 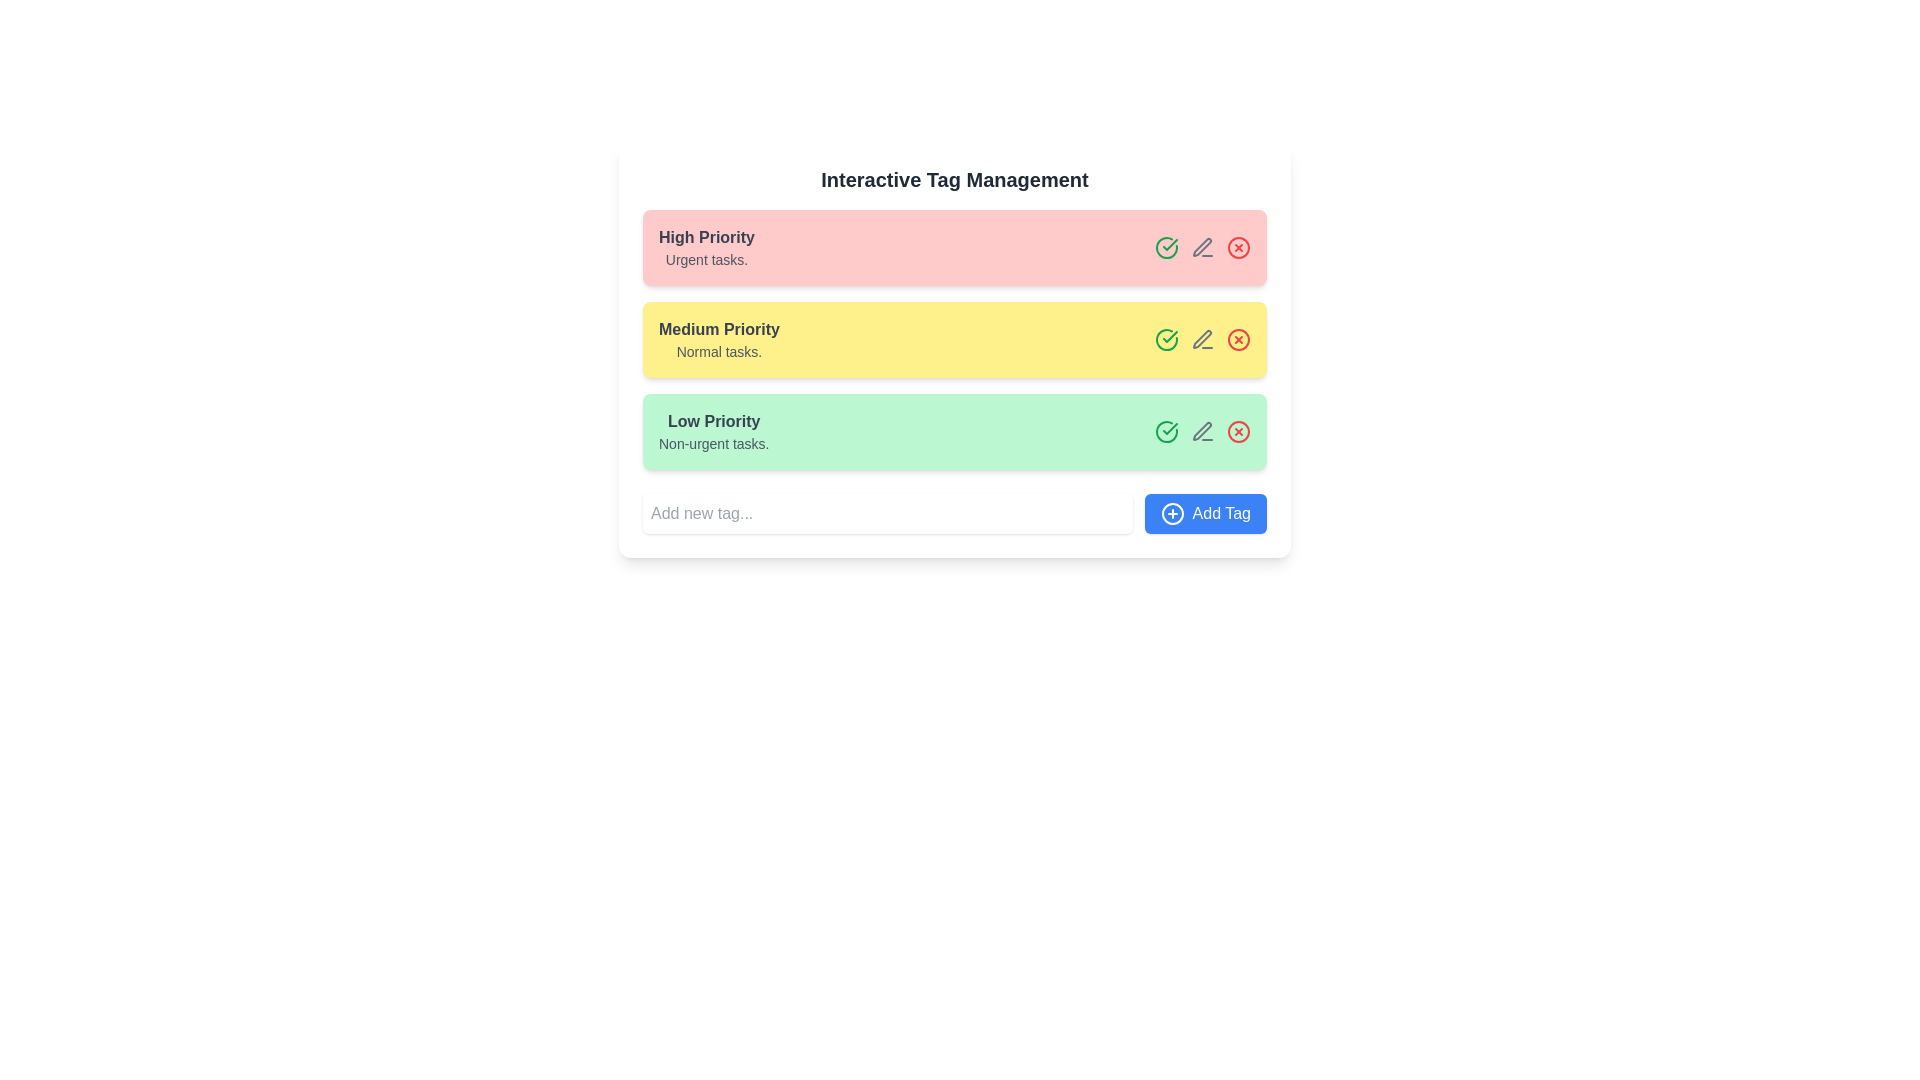 I want to click on the interactive icon located within the blue 'Add Tag' button at the bottom-right section of the interface, so click(x=1172, y=512).